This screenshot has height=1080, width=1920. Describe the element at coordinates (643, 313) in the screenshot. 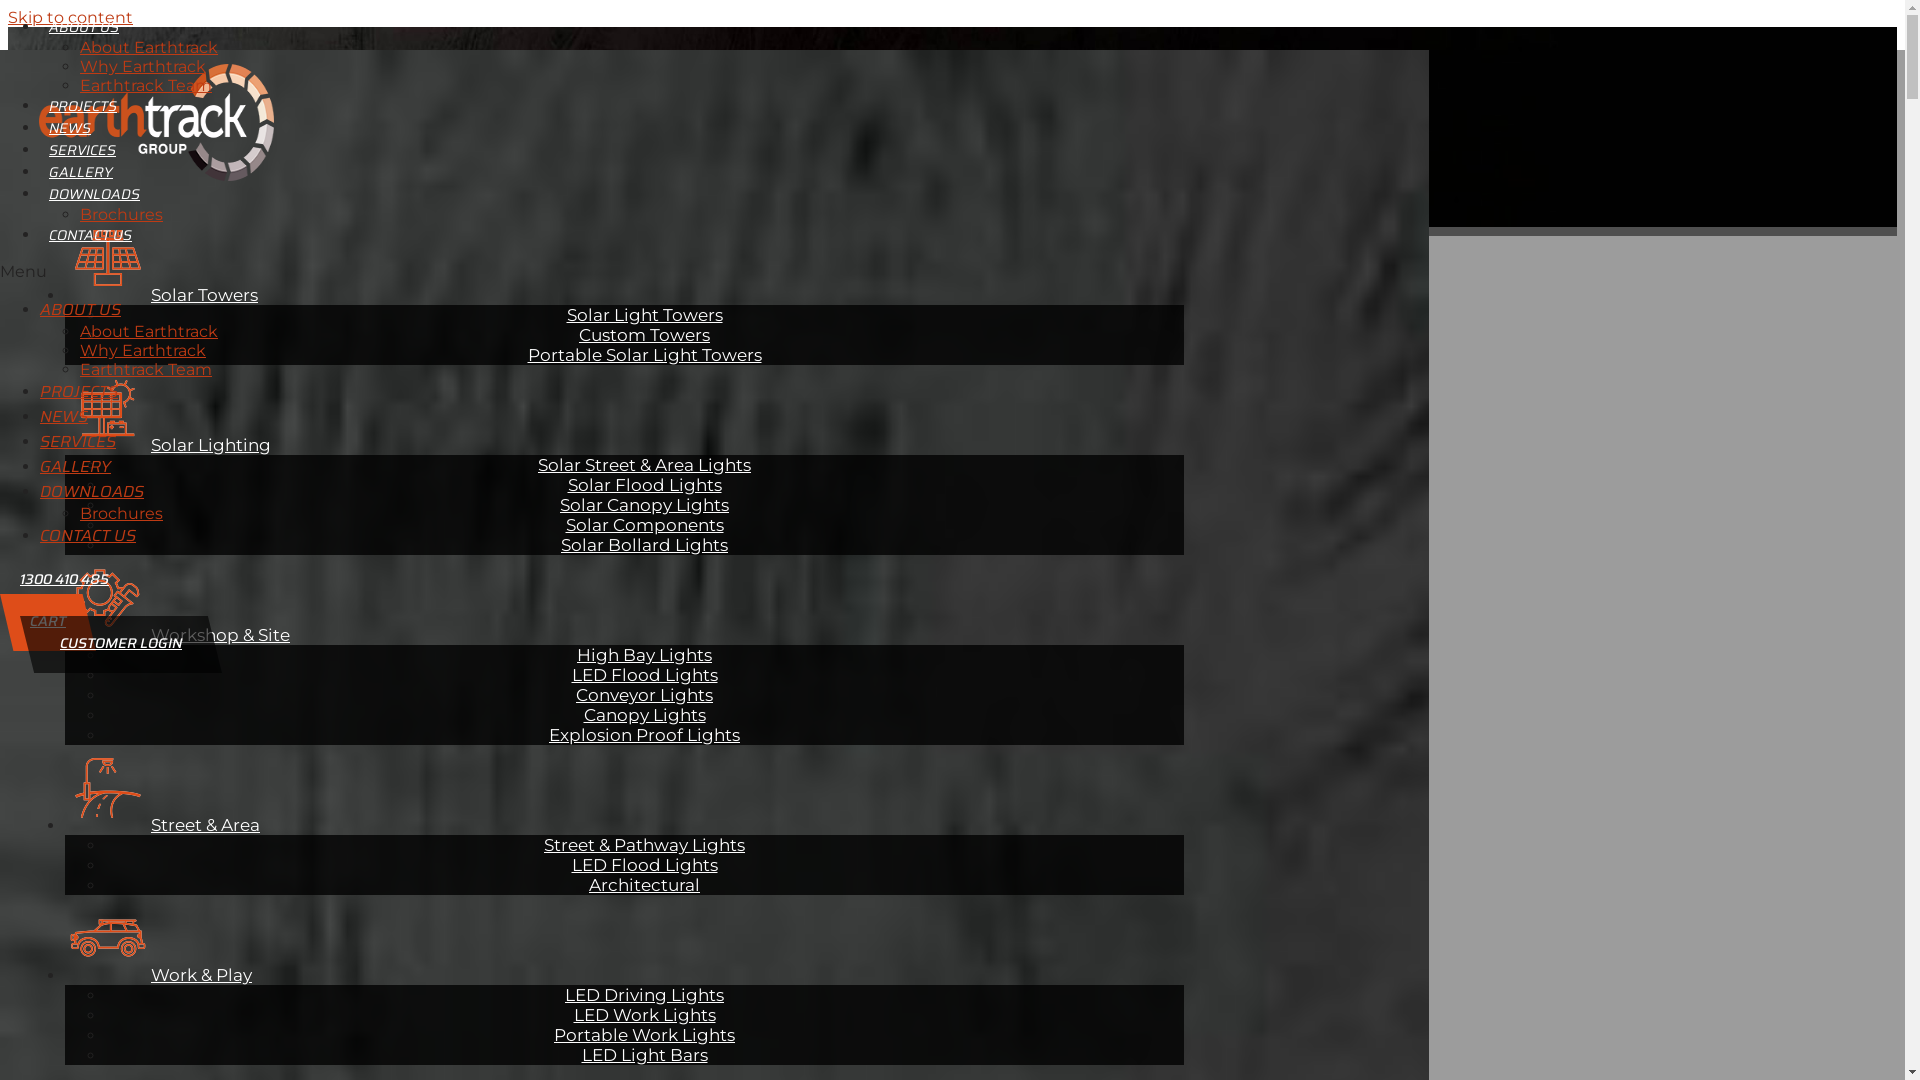

I see `'Solar Light Towers'` at that location.